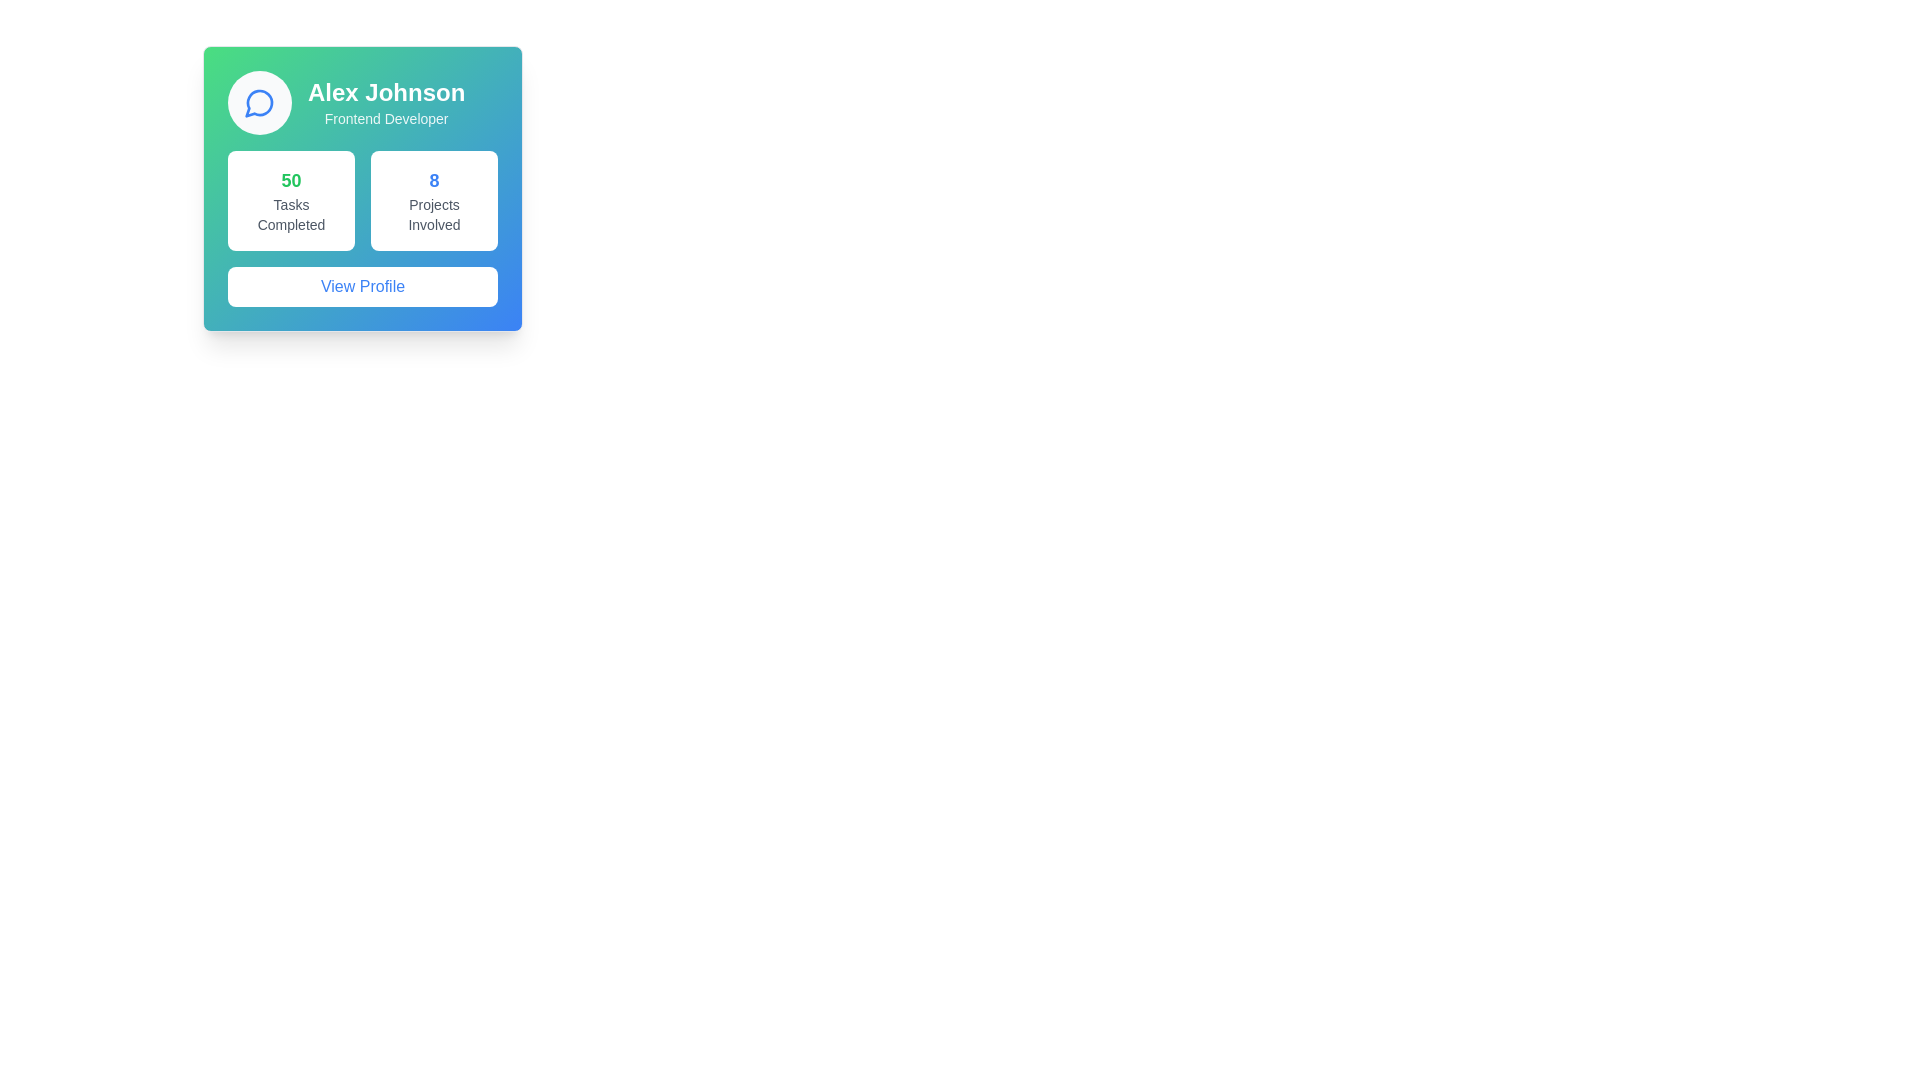  I want to click on the button that allows users, so click(363, 286).